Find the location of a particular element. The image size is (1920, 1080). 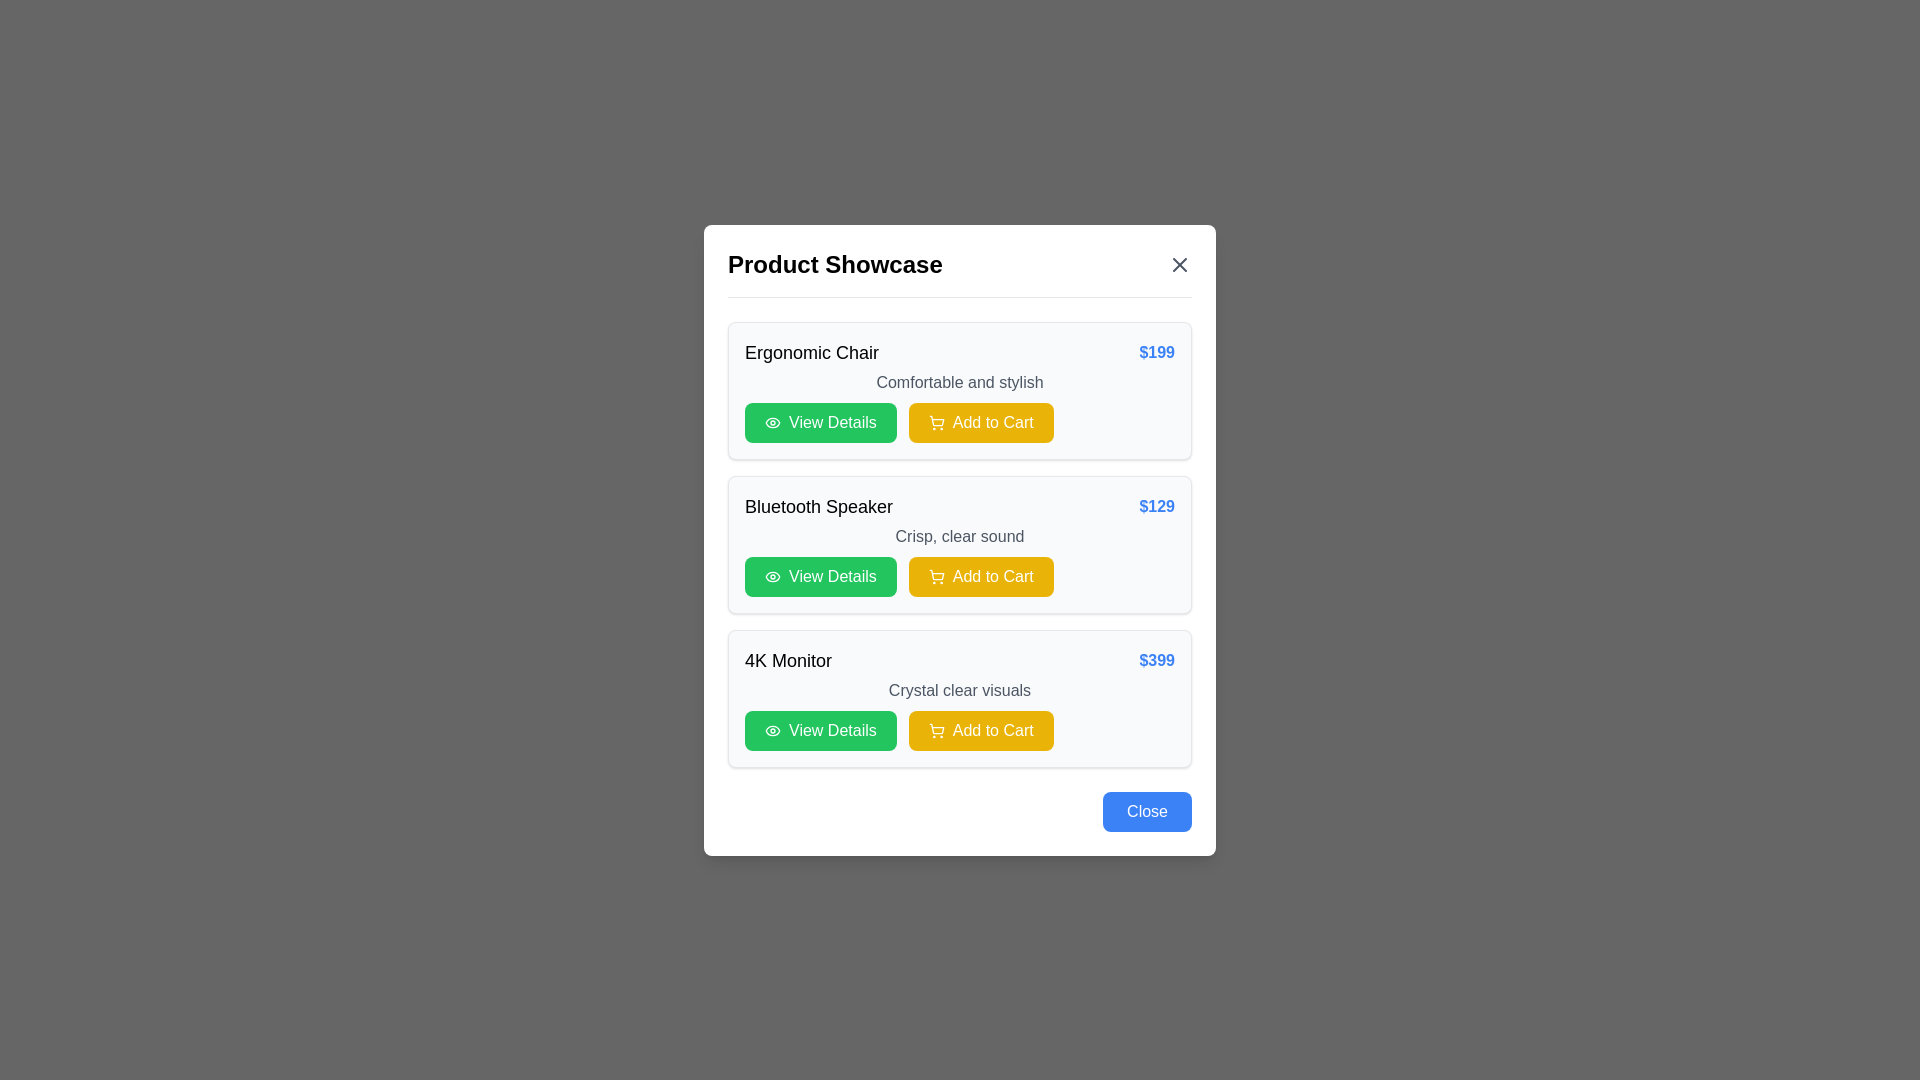

the shopping cart icon, which is a yellow button with rounded corners located to the right of the green 'View Details' button in the 'Add to Cart' section of the 'Bluetooth Speaker' product card is located at coordinates (935, 576).